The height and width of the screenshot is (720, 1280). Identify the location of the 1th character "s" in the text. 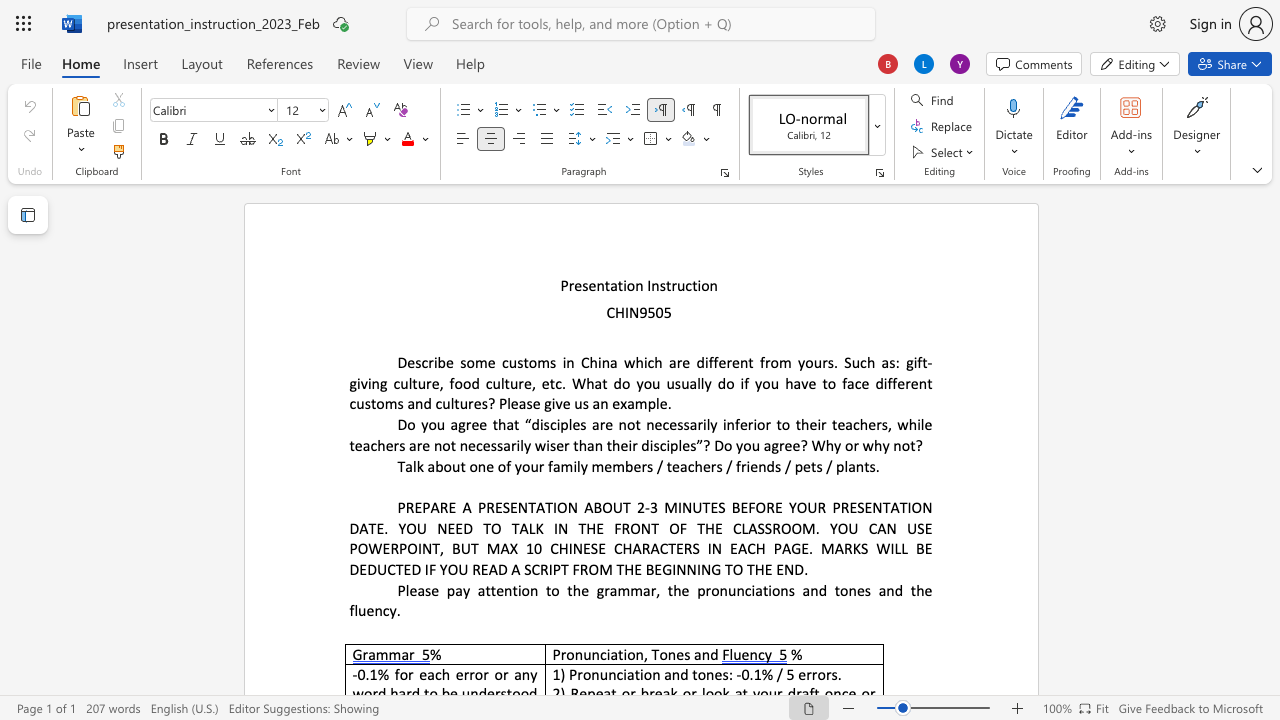
(584, 285).